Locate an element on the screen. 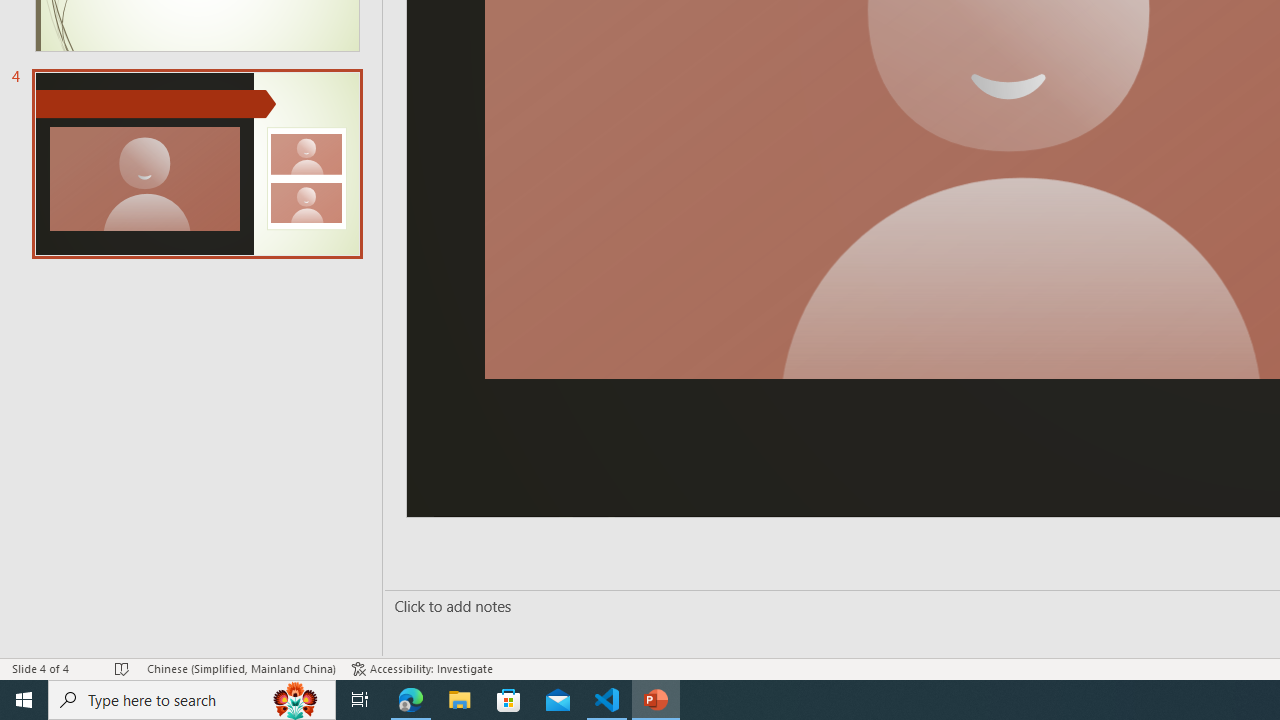  'Accessibility Checker Accessibility: Investigate' is located at coordinates (421, 669).